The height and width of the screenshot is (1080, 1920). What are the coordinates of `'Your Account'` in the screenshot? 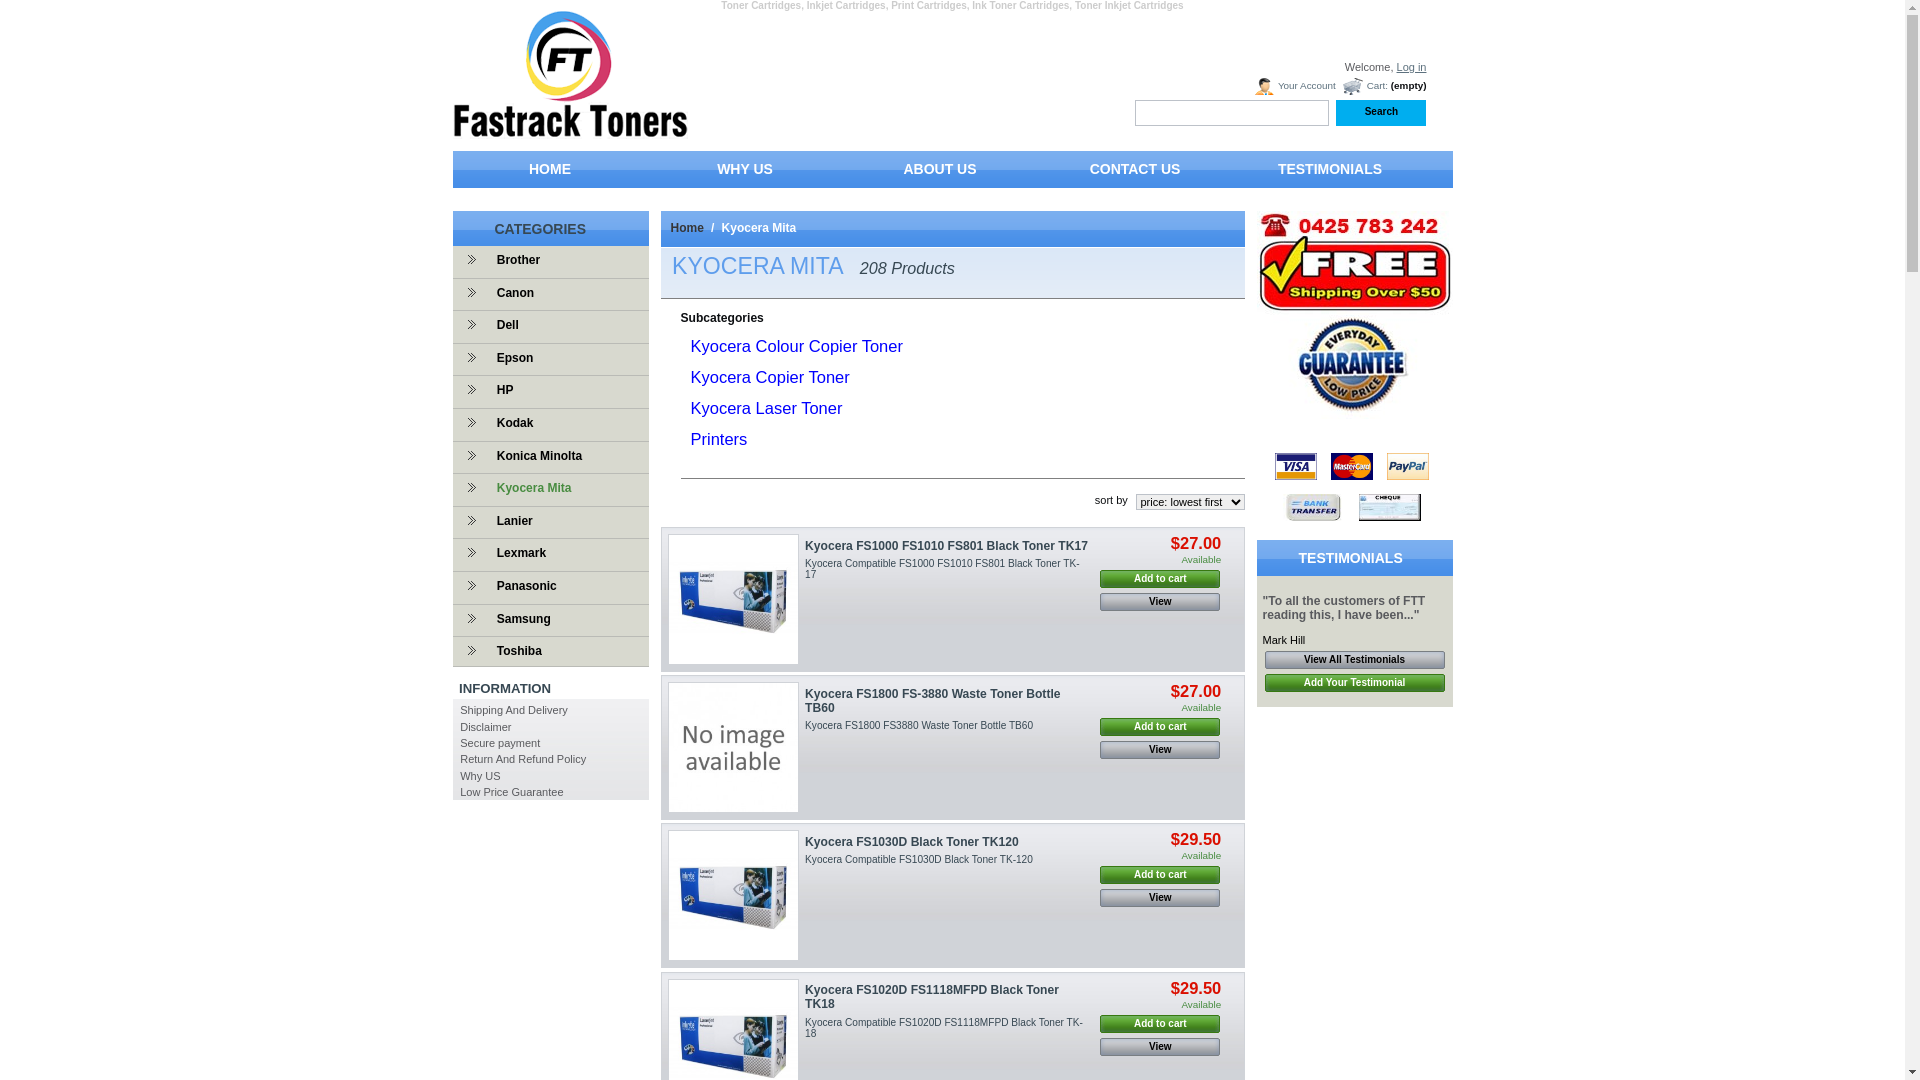 It's located at (1251, 85).